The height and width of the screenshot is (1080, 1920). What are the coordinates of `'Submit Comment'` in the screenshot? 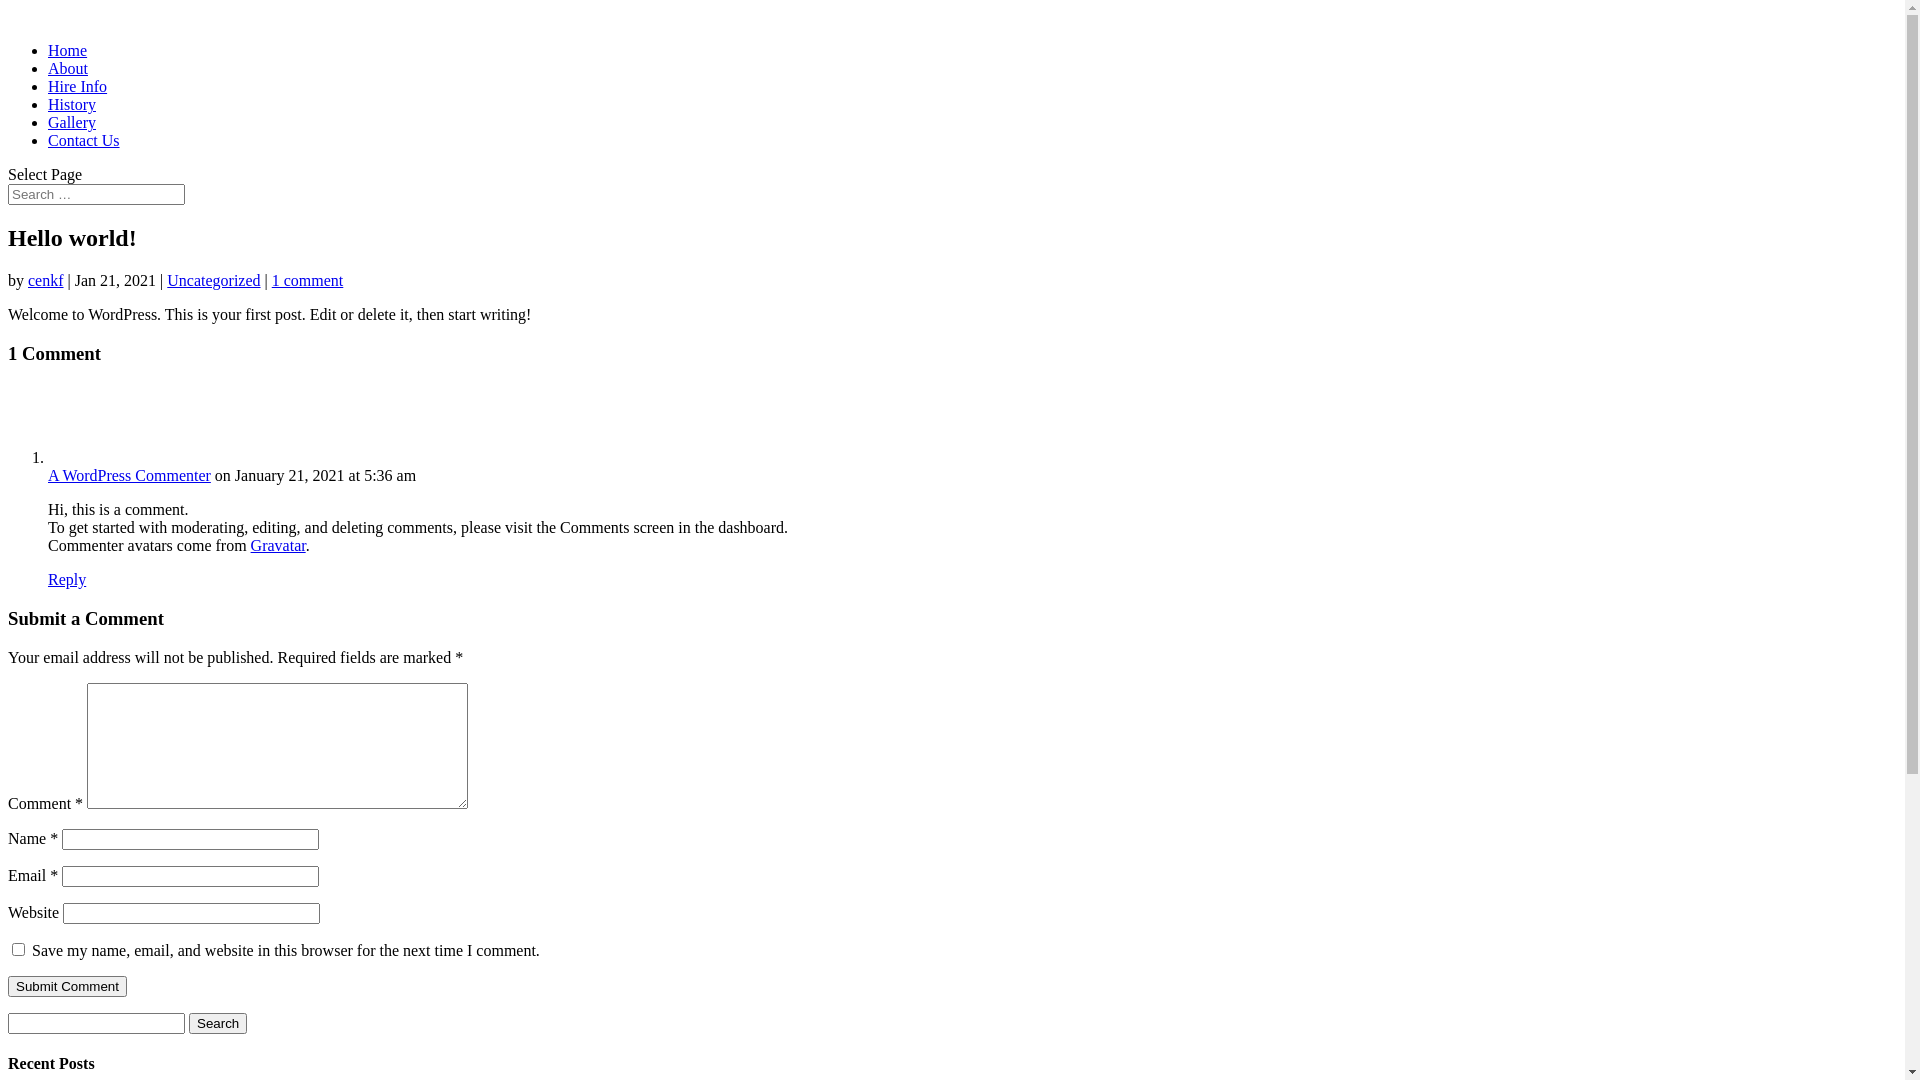 It's located at (67, 985).